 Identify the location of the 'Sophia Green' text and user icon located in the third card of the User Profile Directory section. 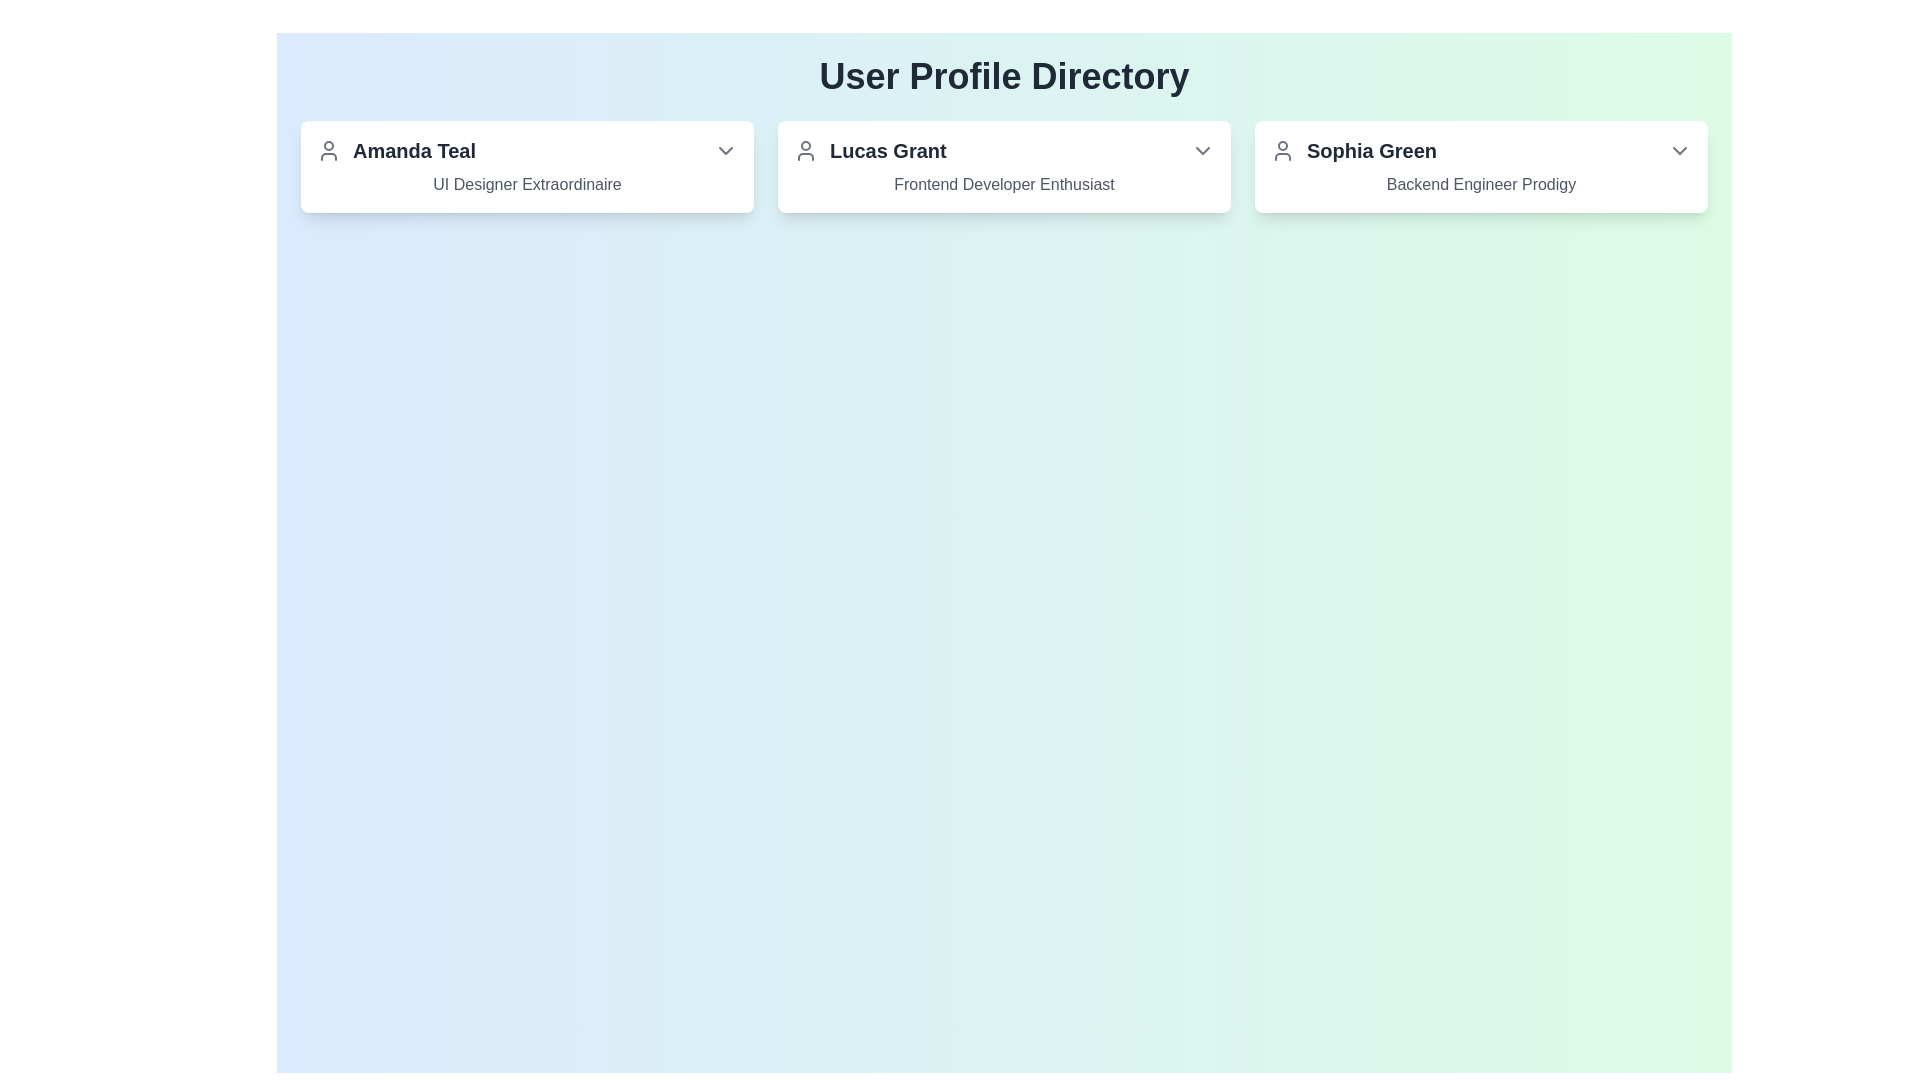
(1353, 149).